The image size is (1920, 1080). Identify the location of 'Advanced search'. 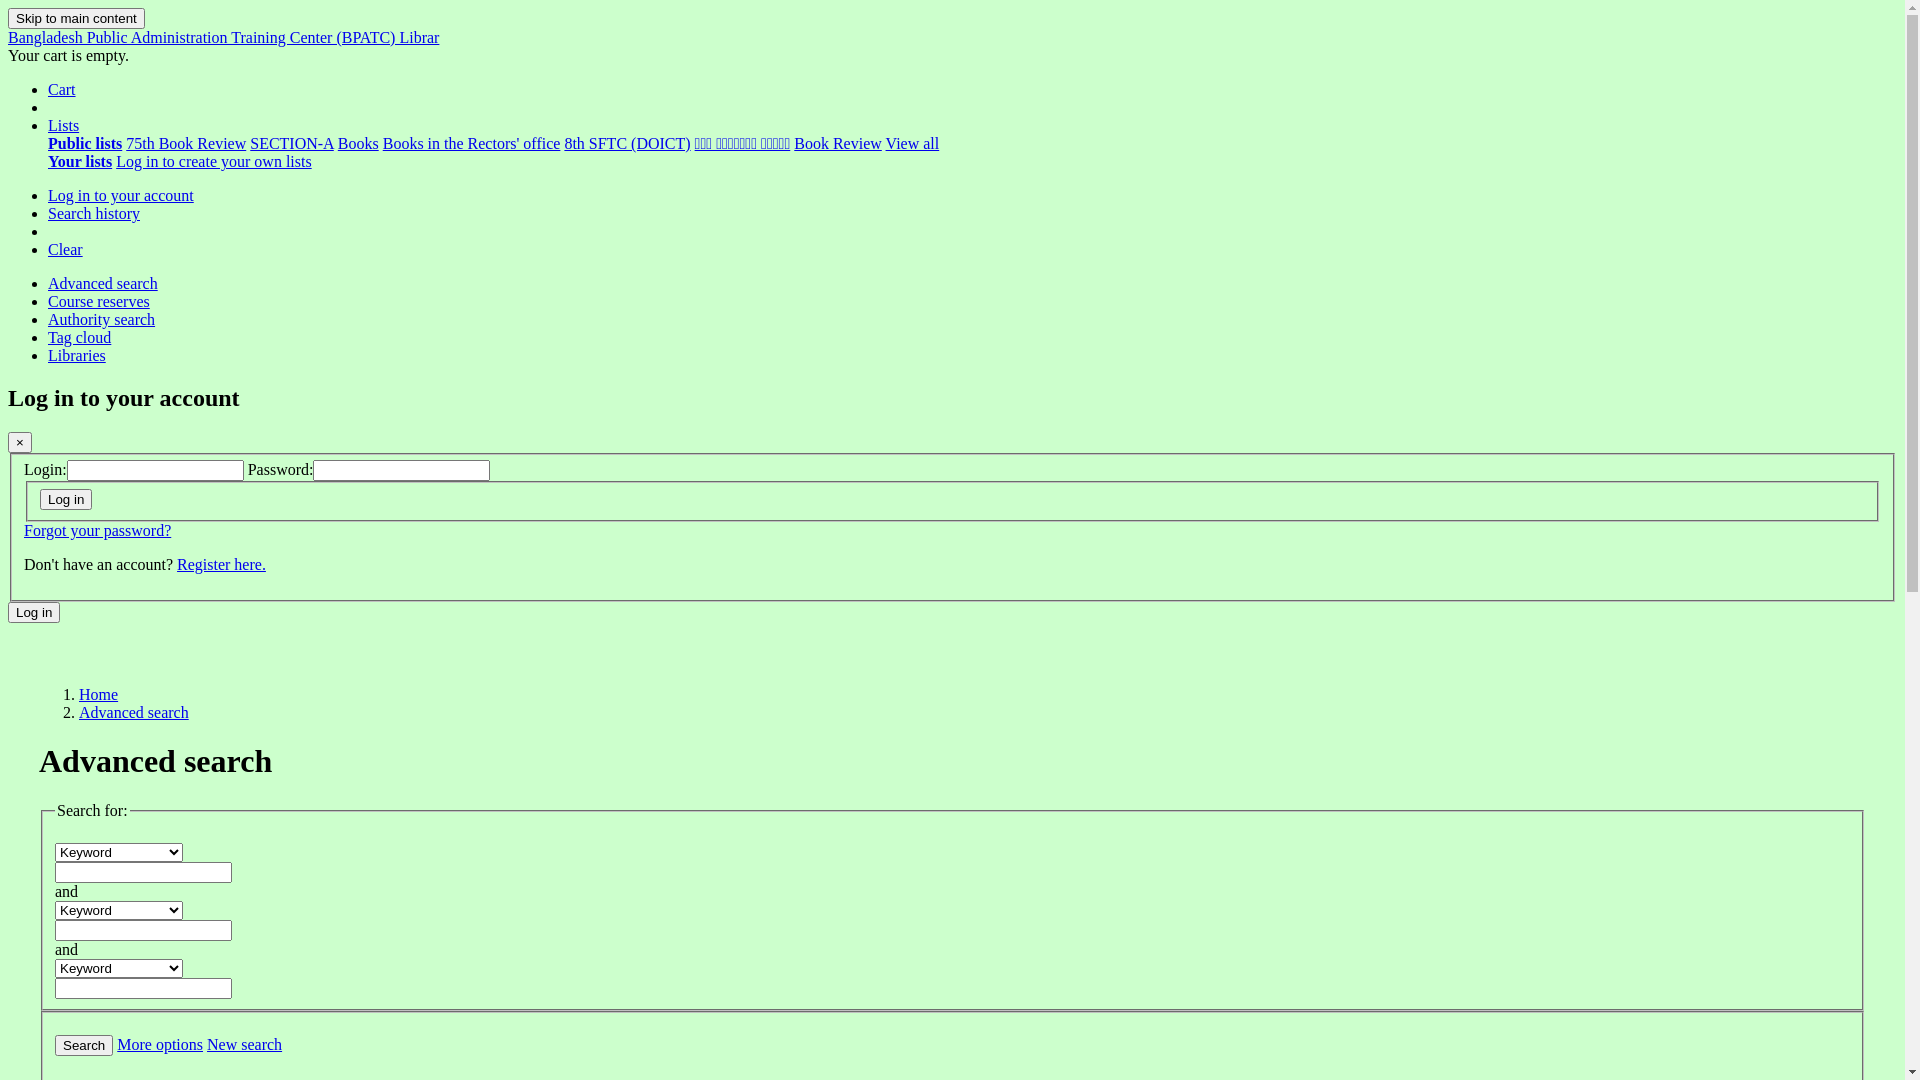
(133, 711).